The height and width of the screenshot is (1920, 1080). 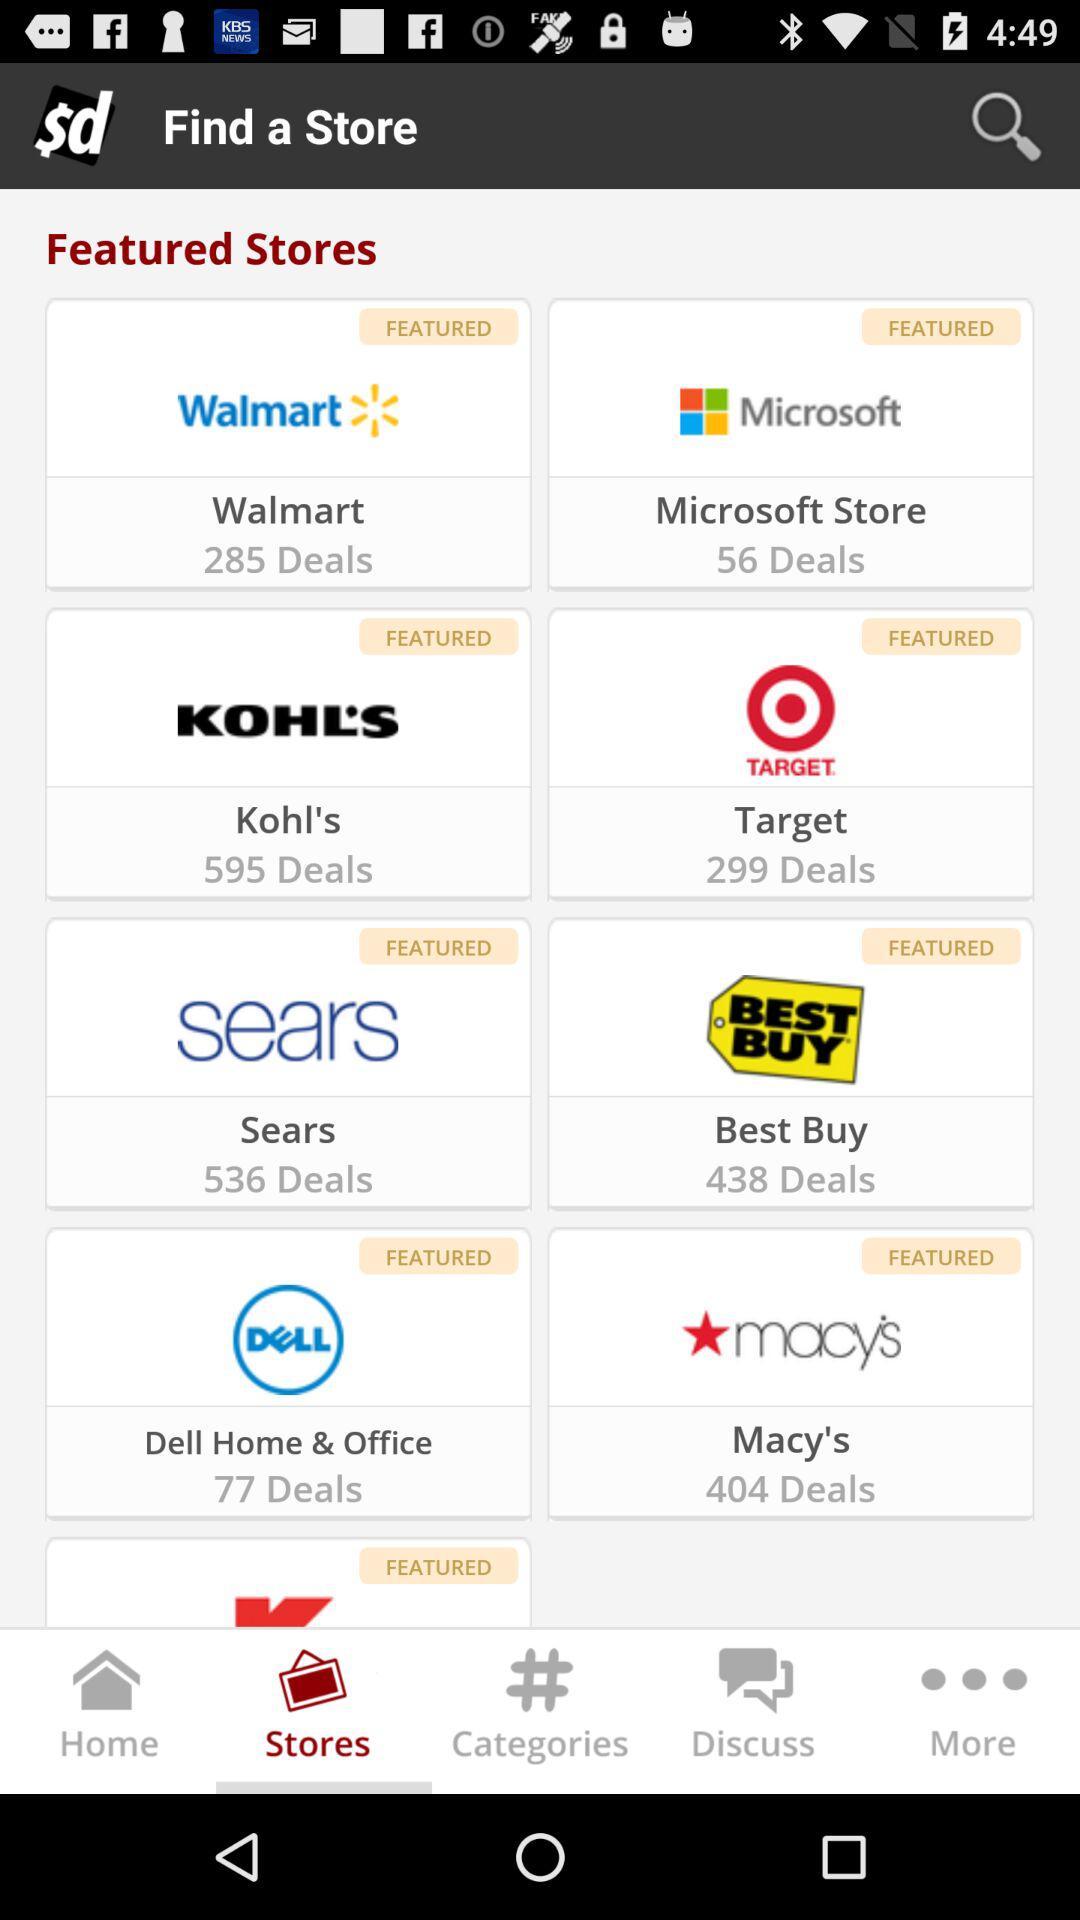 I want to click on open stores, so click(x=323, y=1715).